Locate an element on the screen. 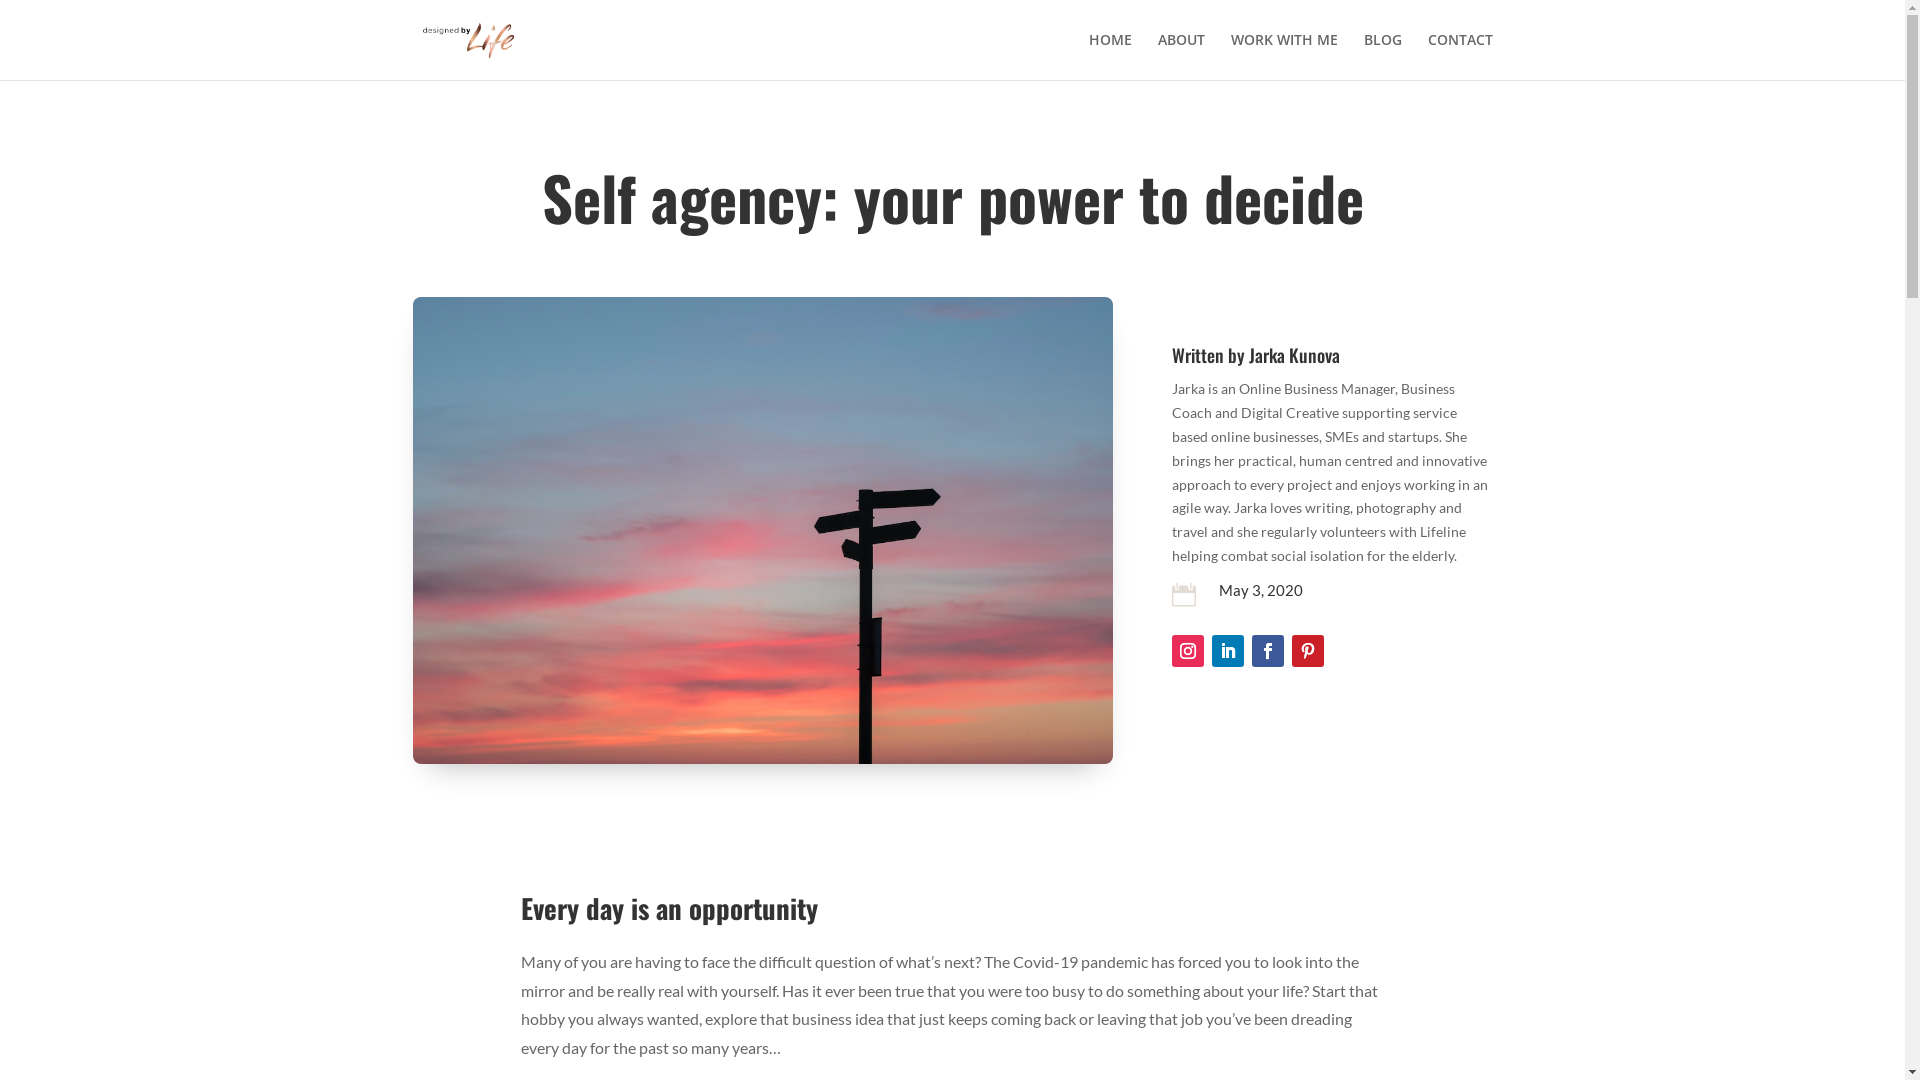 This screenshot has height=1080, width=1920. 'Follow on Pinterest' is located at coordinates (1291, 651).